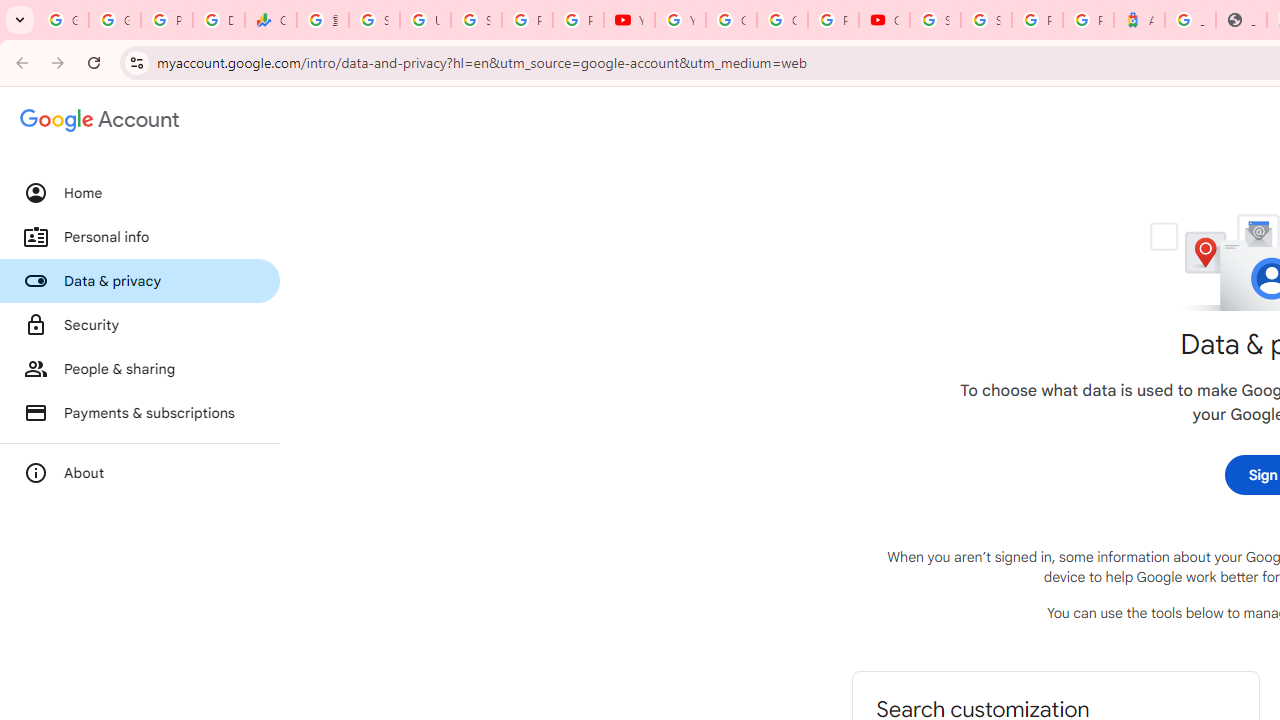 Image resolution: width=1280 pixels, height=720 pixels. I want to click on 'Personal info', so click(139, 236).